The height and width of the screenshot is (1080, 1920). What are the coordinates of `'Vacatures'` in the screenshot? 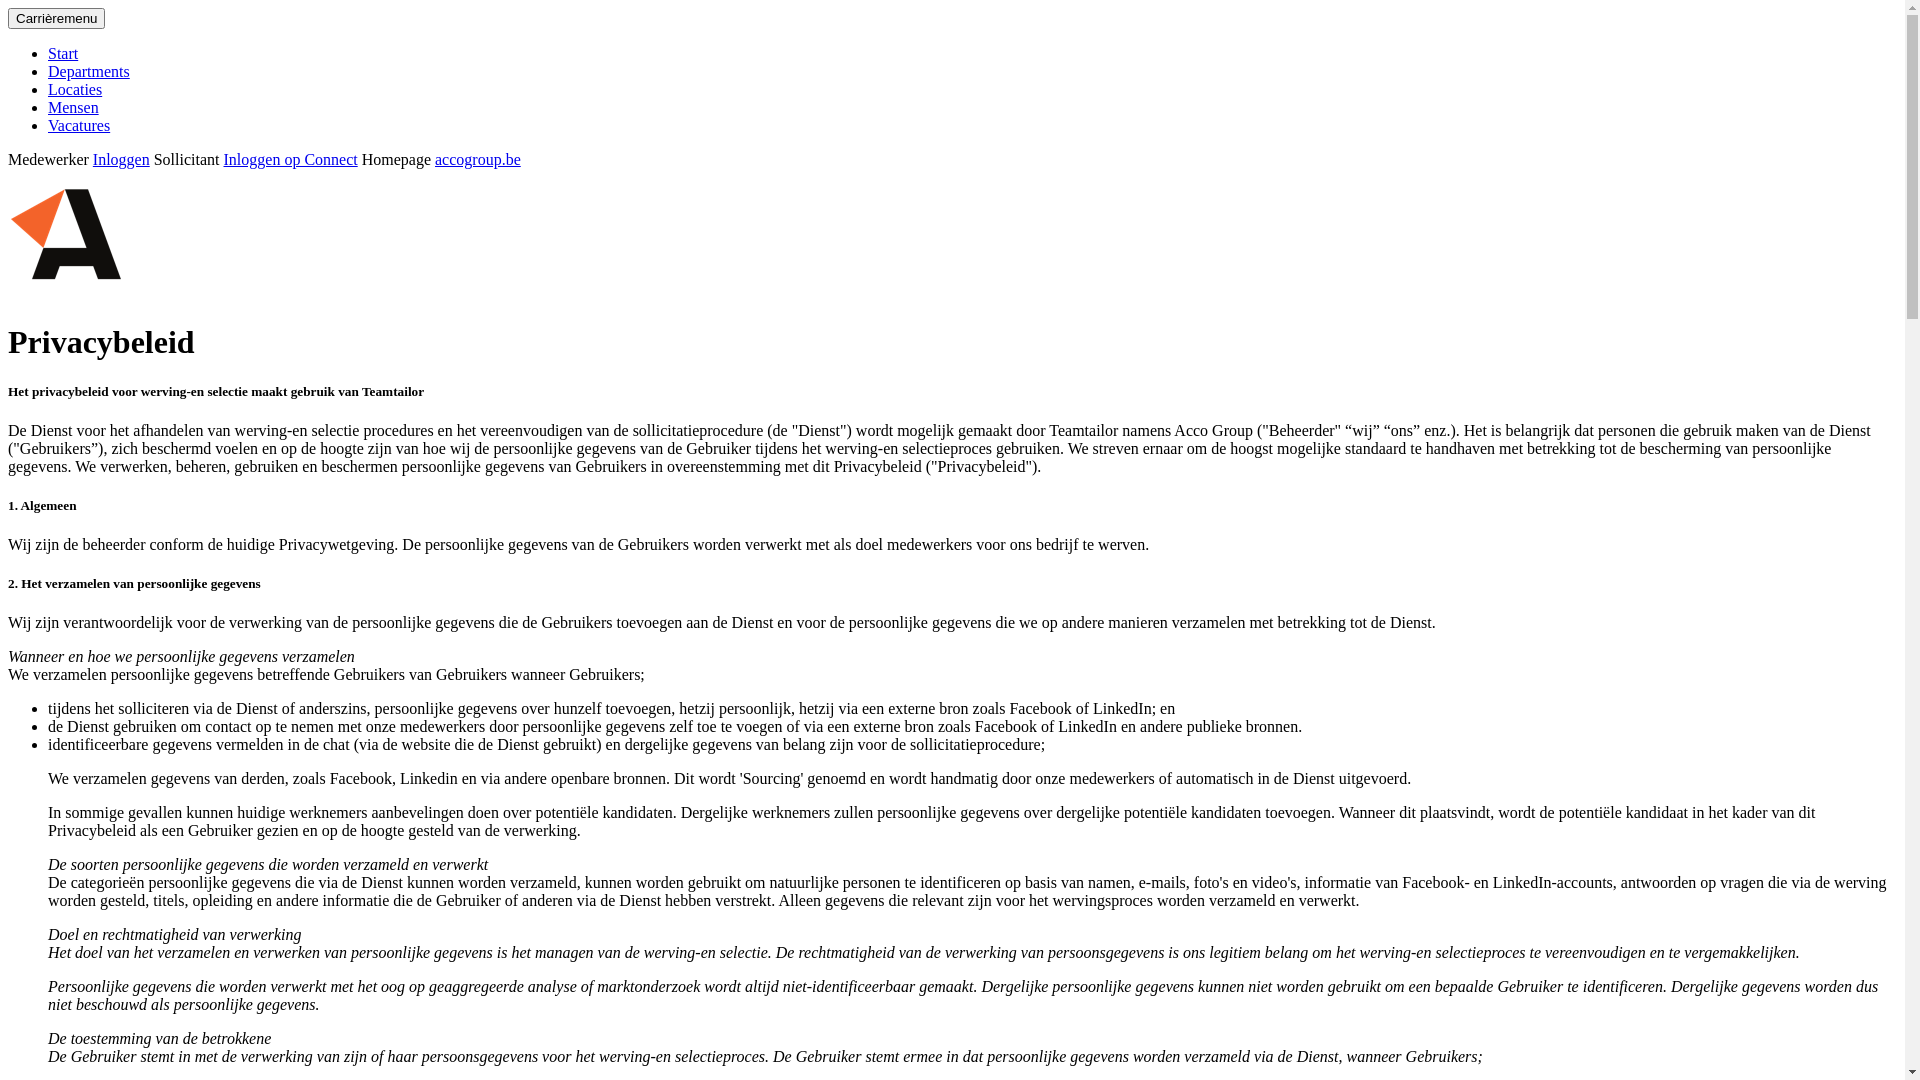 It's located at (48, 125).